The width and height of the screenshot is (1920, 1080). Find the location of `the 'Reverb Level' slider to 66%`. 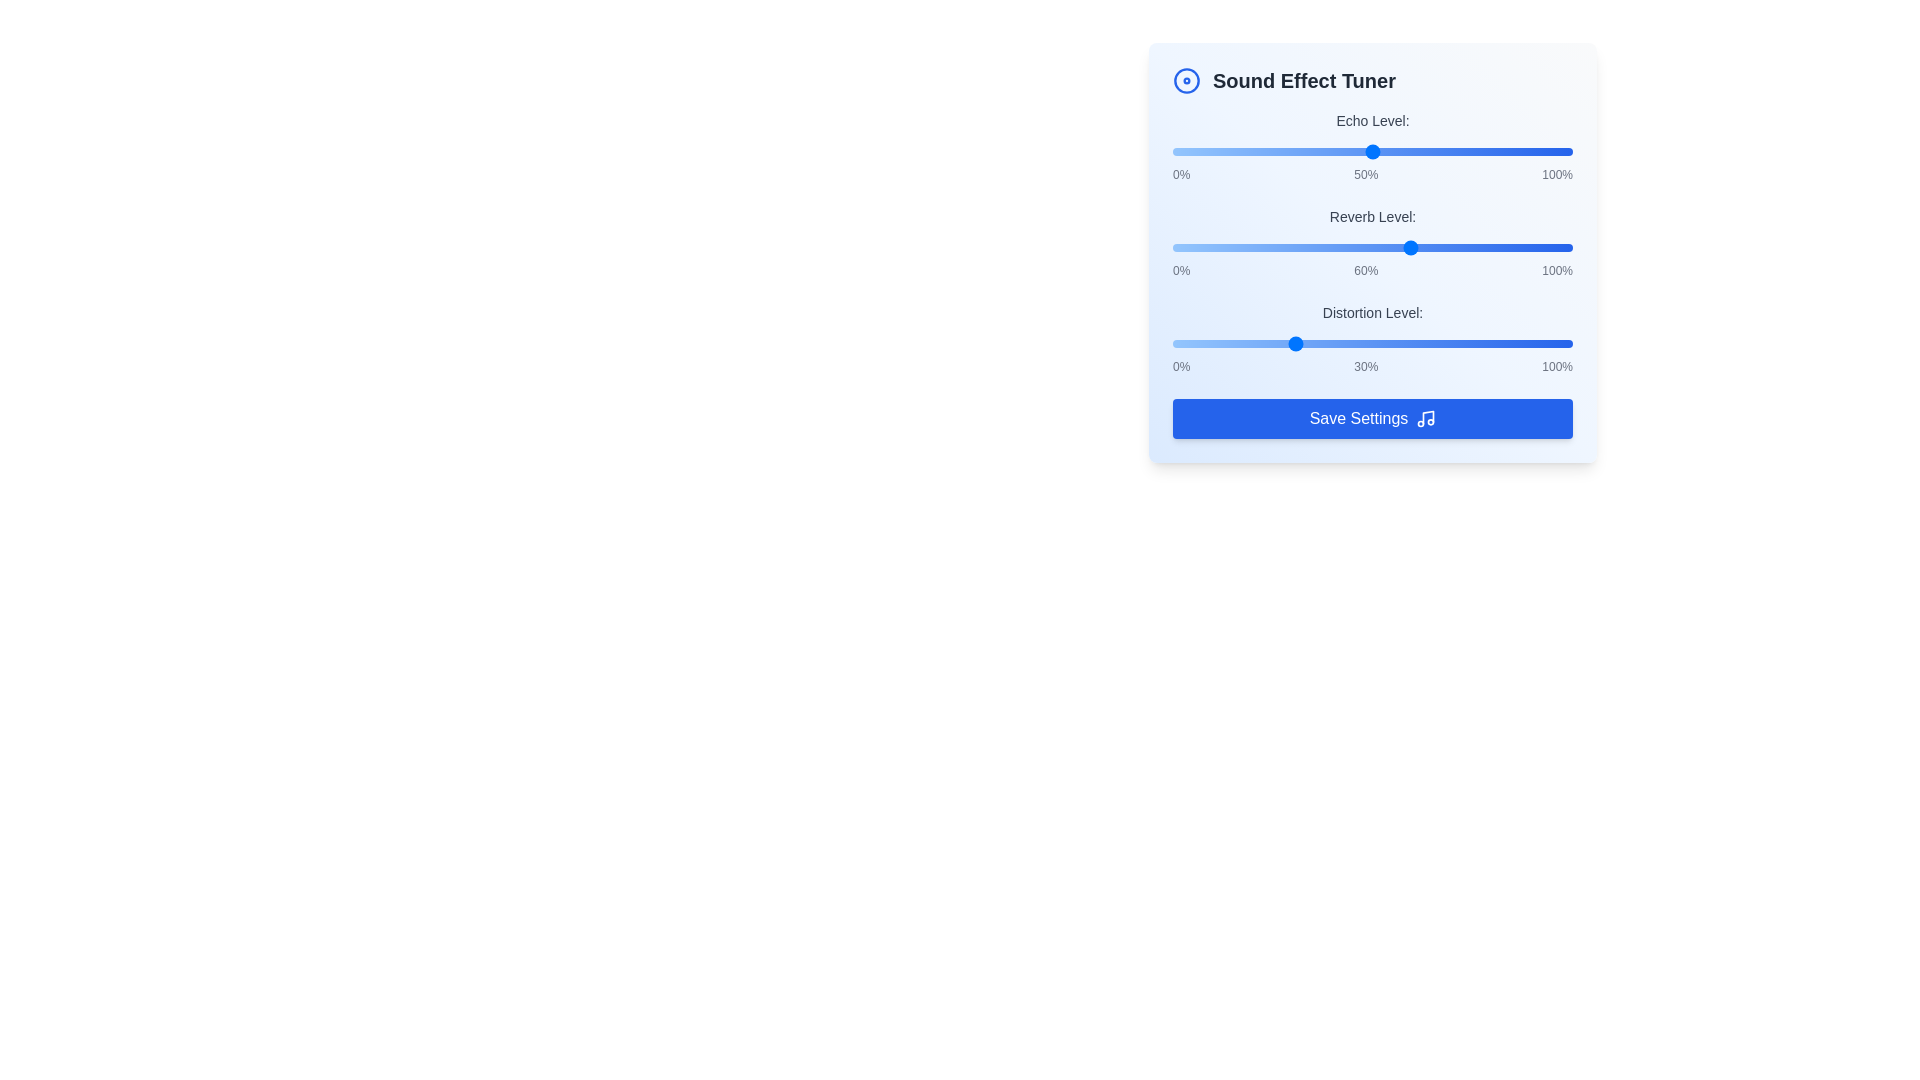

the 'Reverb Level' slider to 66% is located at coordinates (1435, 246).